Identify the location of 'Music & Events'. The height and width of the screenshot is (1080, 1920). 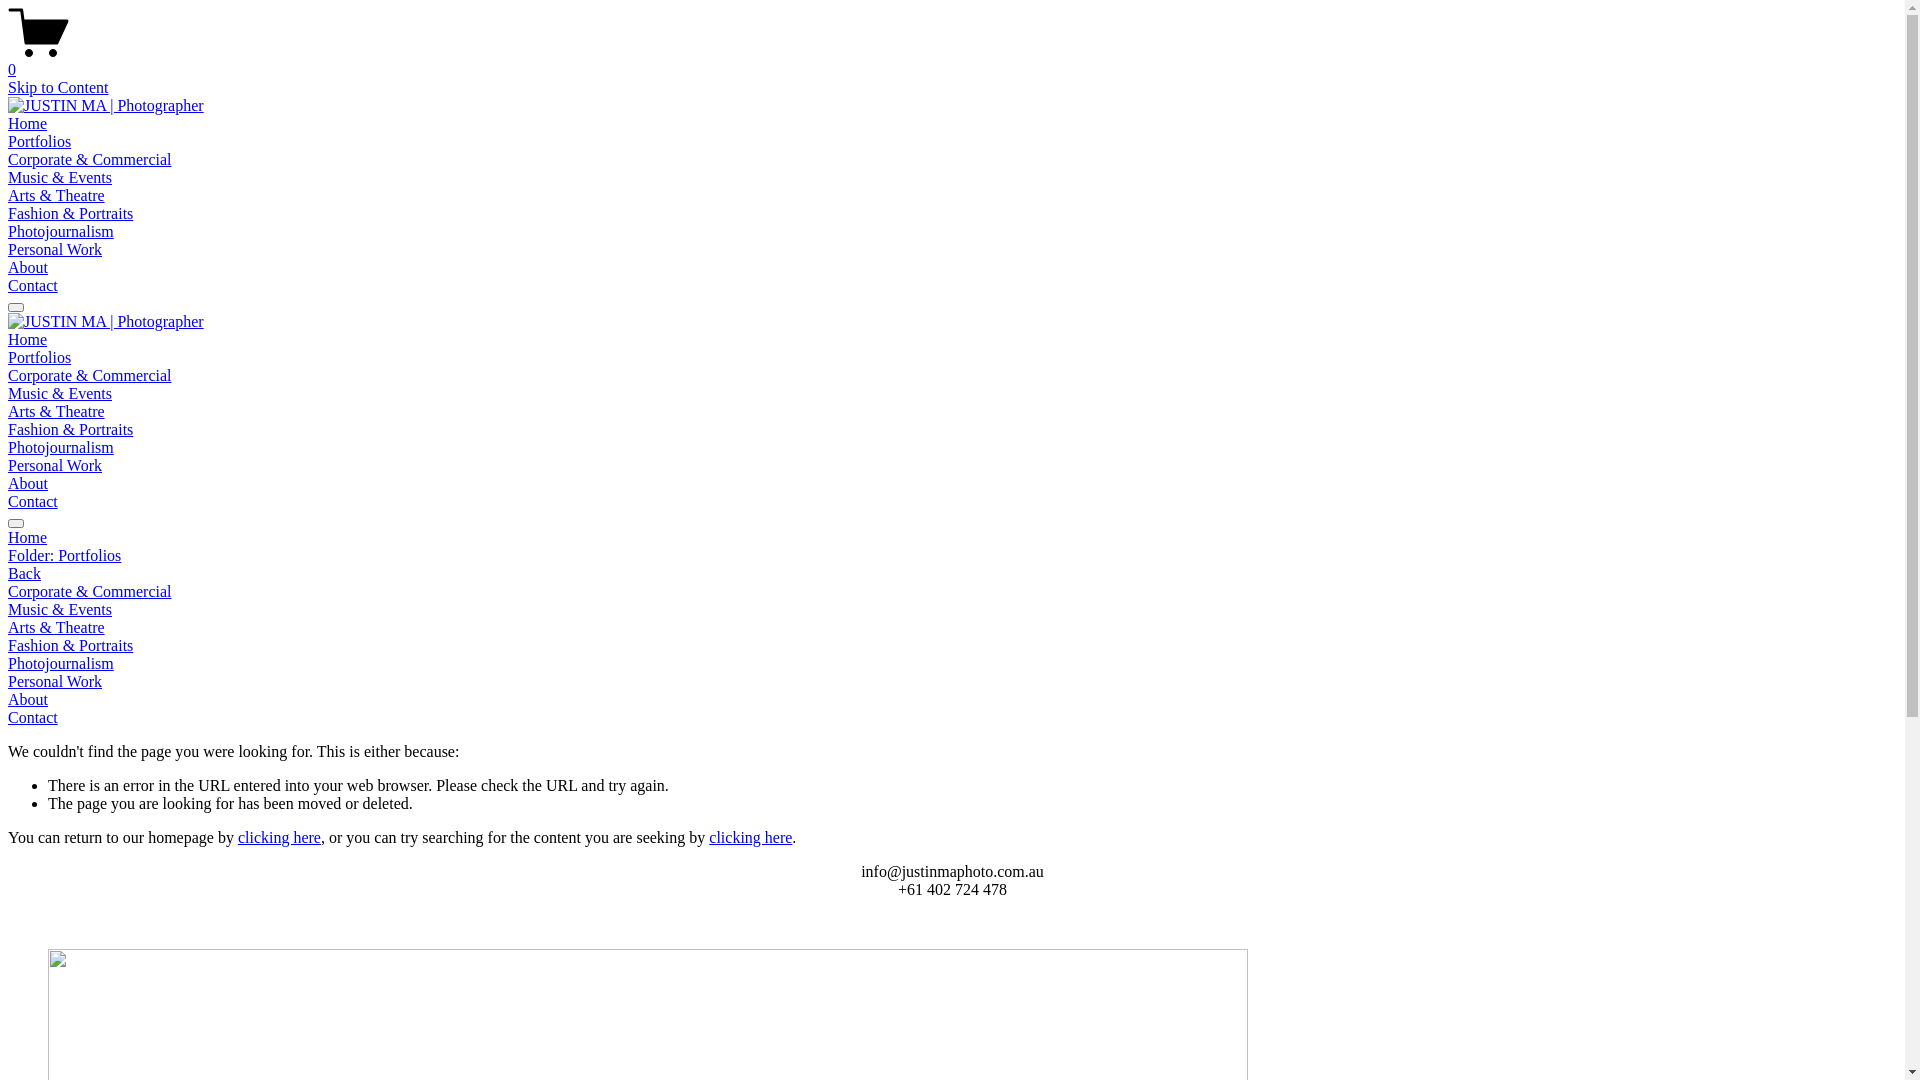
(8, 176).